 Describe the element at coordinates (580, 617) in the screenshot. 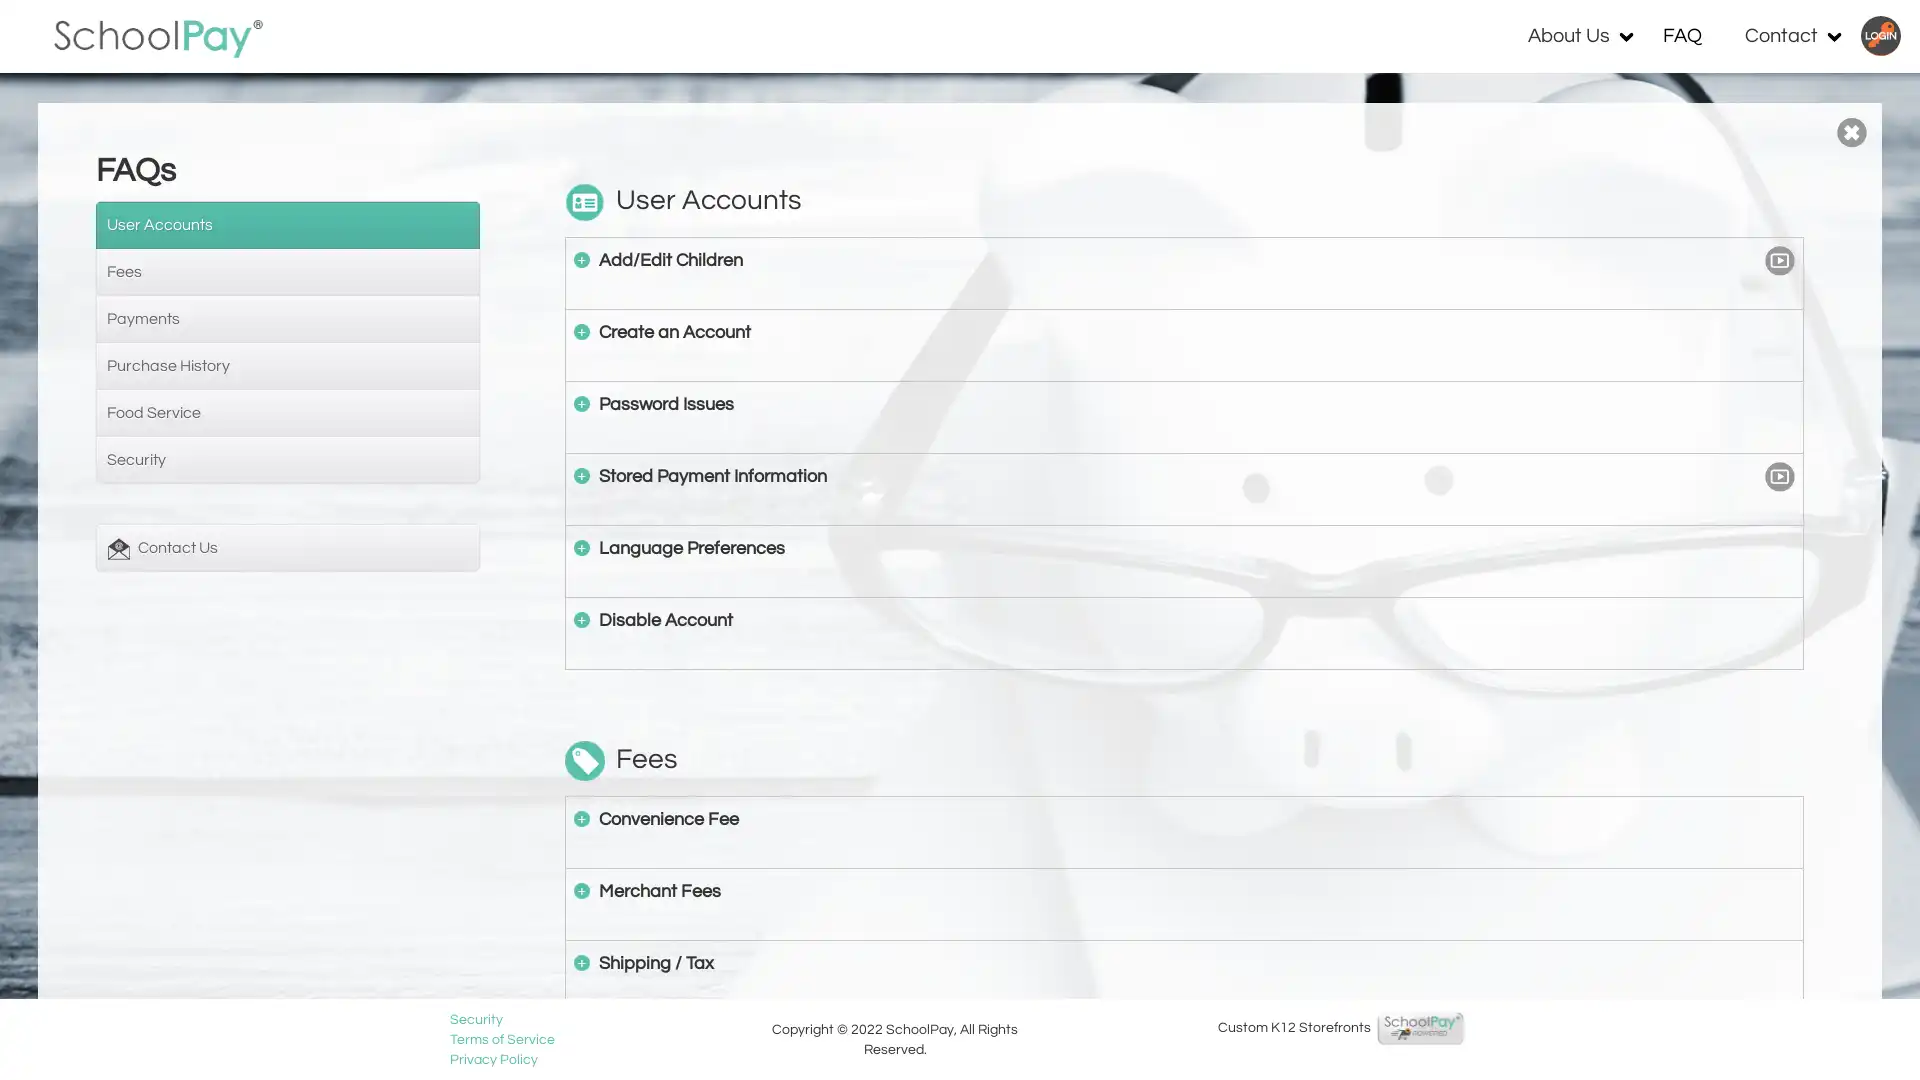

I see `Disable Your Account` at that location.